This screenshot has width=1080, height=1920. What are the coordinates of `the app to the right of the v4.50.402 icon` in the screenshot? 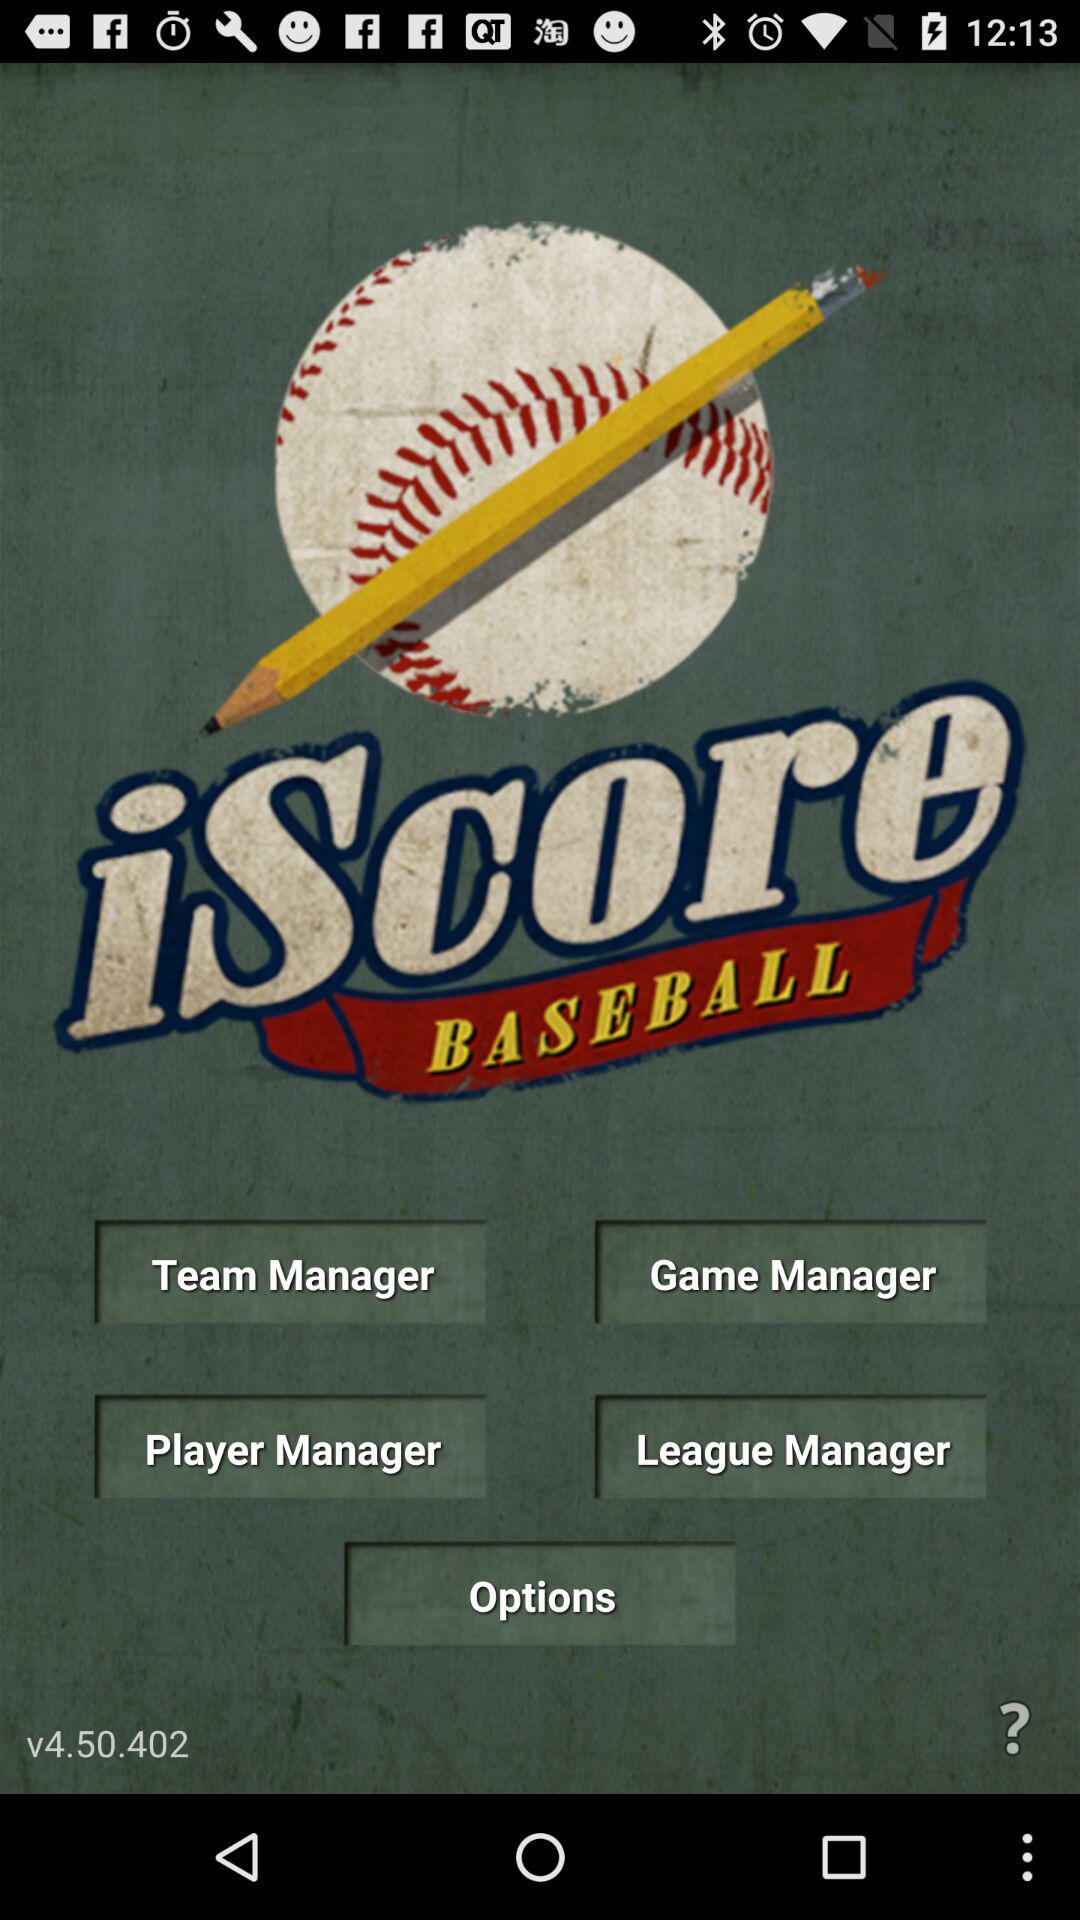 It's located at (1014, 1727).